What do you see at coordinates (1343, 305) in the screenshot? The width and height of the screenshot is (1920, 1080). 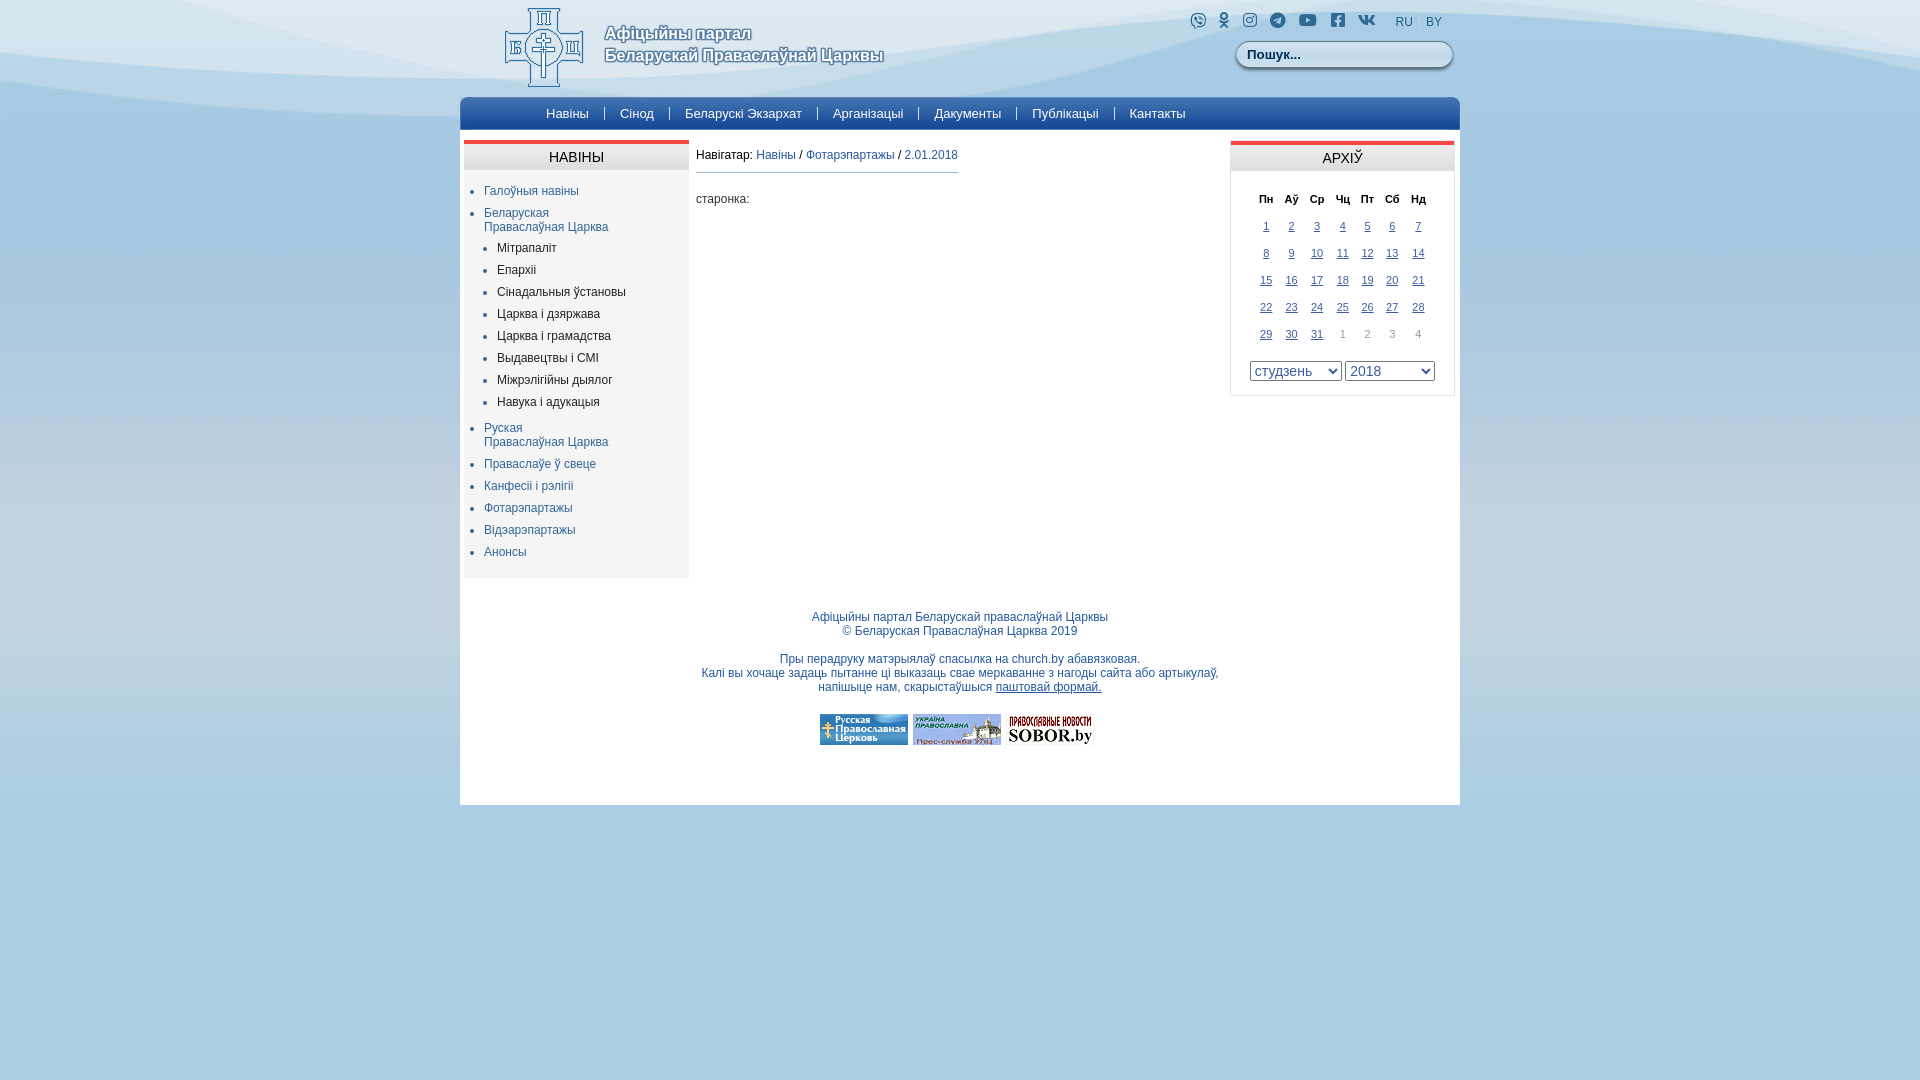 I see `'25'` at bounding box center [1343, 305].